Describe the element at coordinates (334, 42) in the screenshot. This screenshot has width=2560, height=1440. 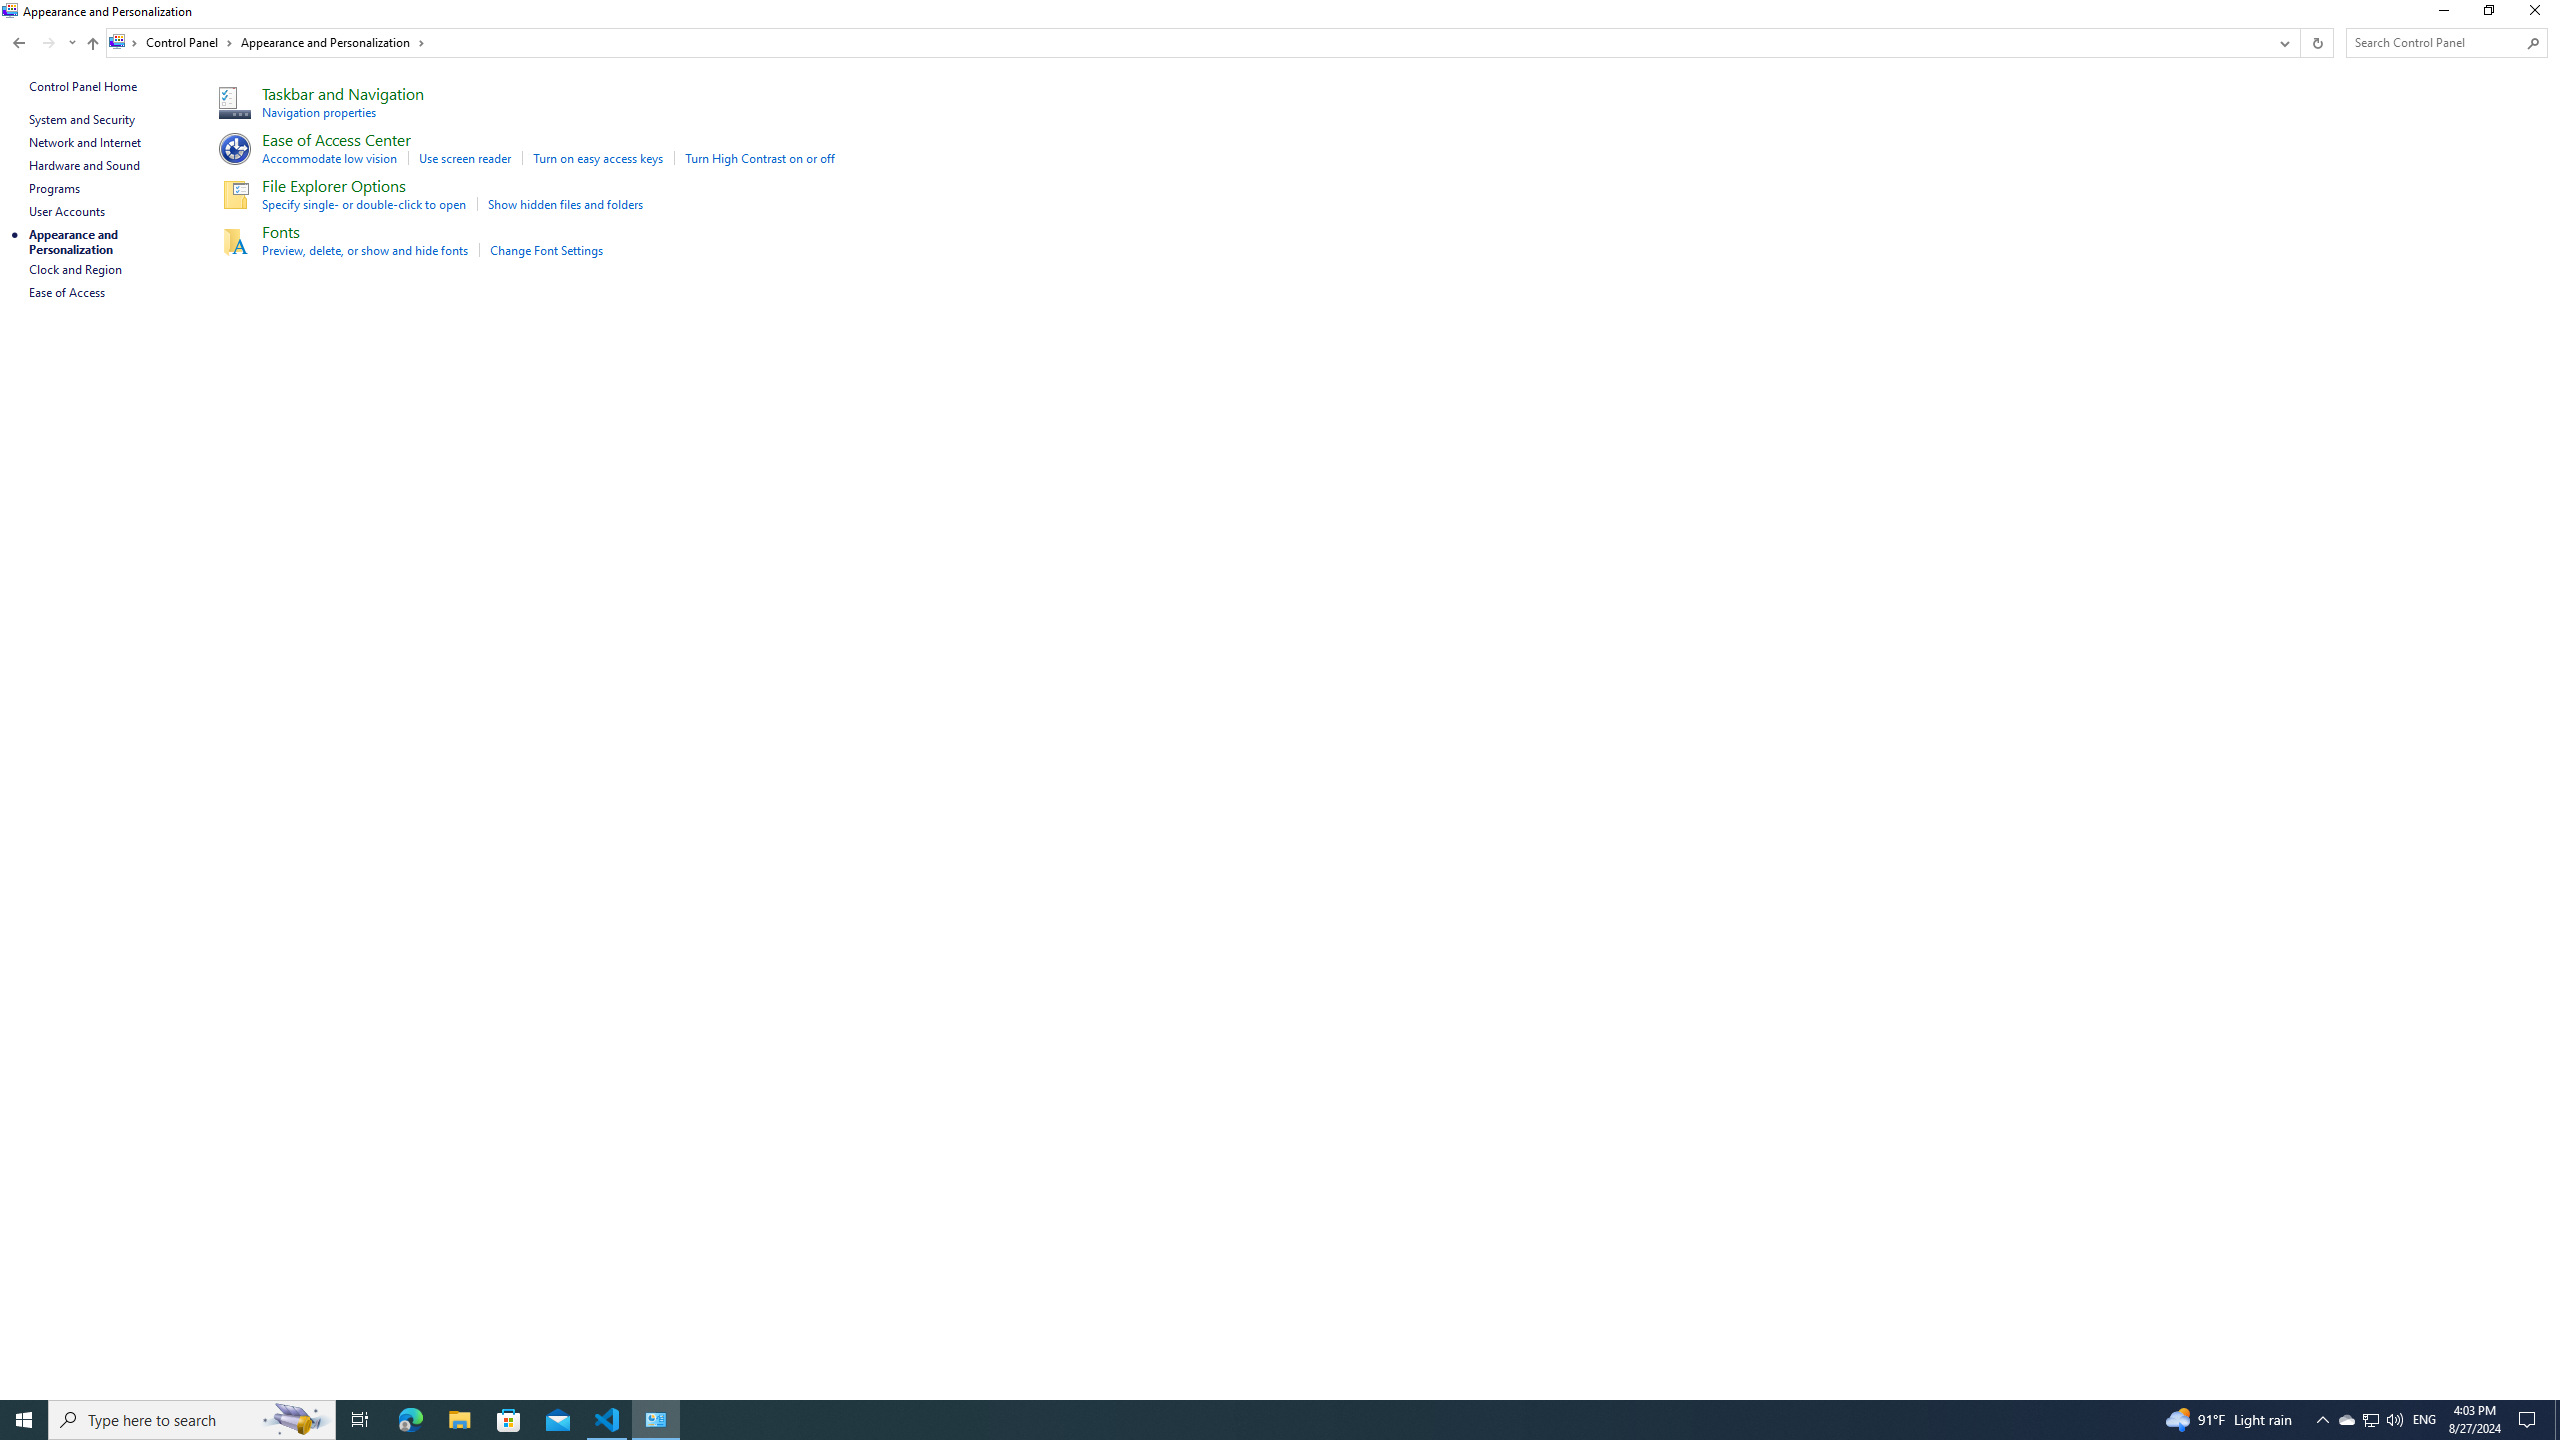
I see `'Appearance and Personalization'` at that location.